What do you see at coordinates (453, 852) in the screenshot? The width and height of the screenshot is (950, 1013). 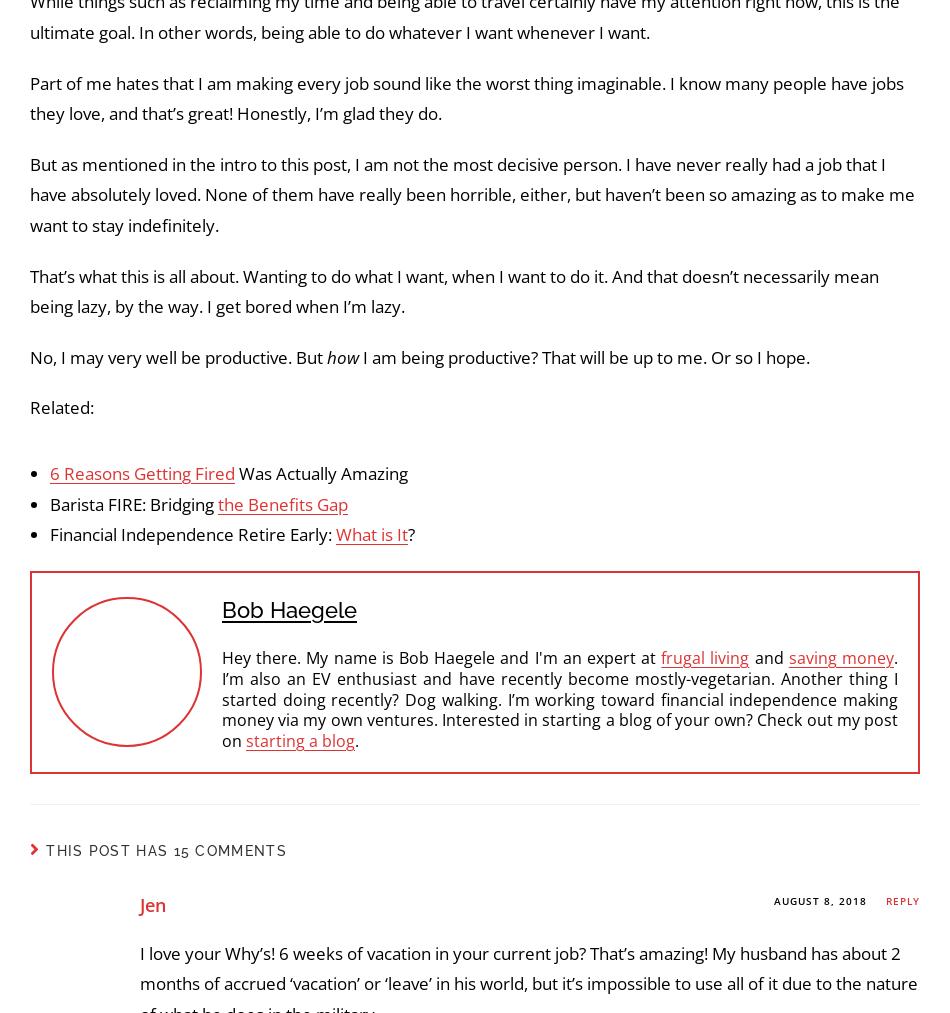 I see `'That’s what this is all about. Wanting to do what I want, when I want to do it. And that doesn’t necessarily mean being lazy, by the way. I get bored when I’m lazy.'` at bounding box center [453, 852].